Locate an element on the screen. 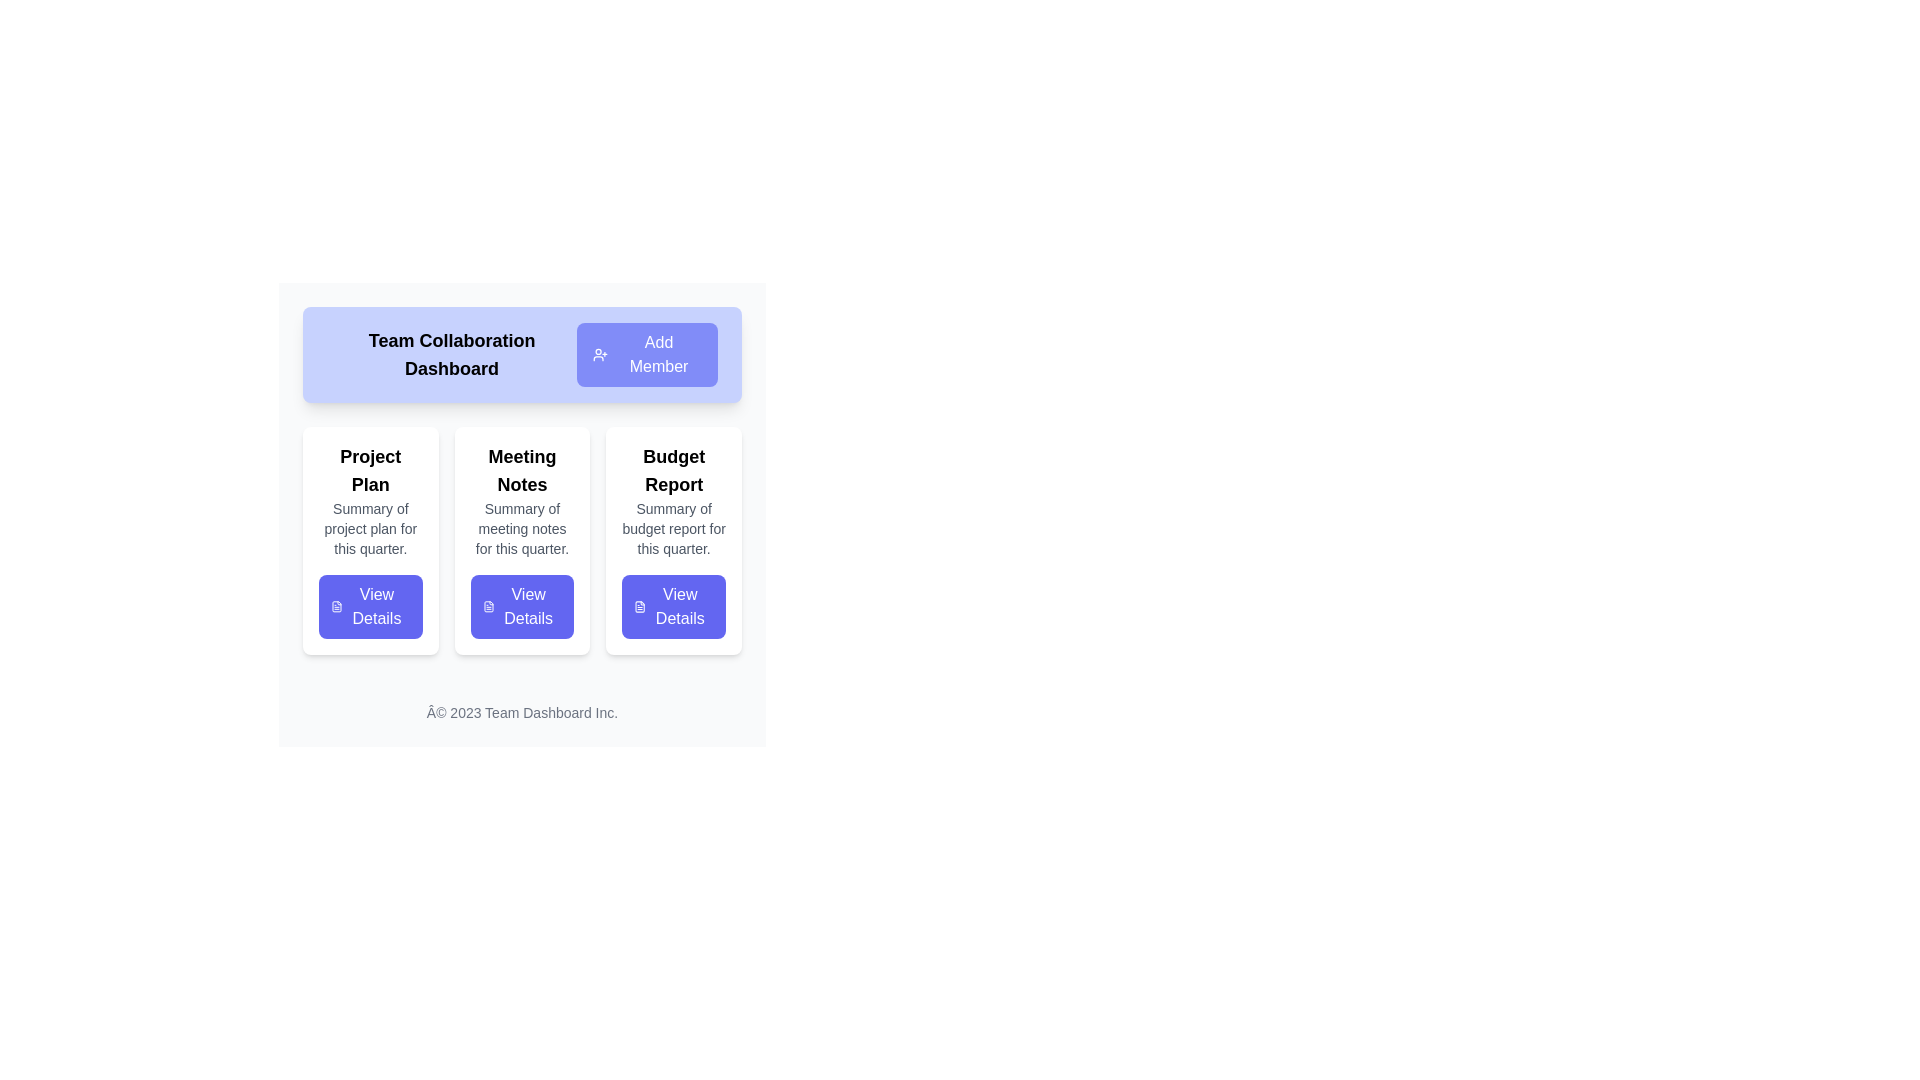  the 'View Details' button located at the bottom of one of the category cards in the Team Collaboration Dashboard is located at coordinates (522, 514).